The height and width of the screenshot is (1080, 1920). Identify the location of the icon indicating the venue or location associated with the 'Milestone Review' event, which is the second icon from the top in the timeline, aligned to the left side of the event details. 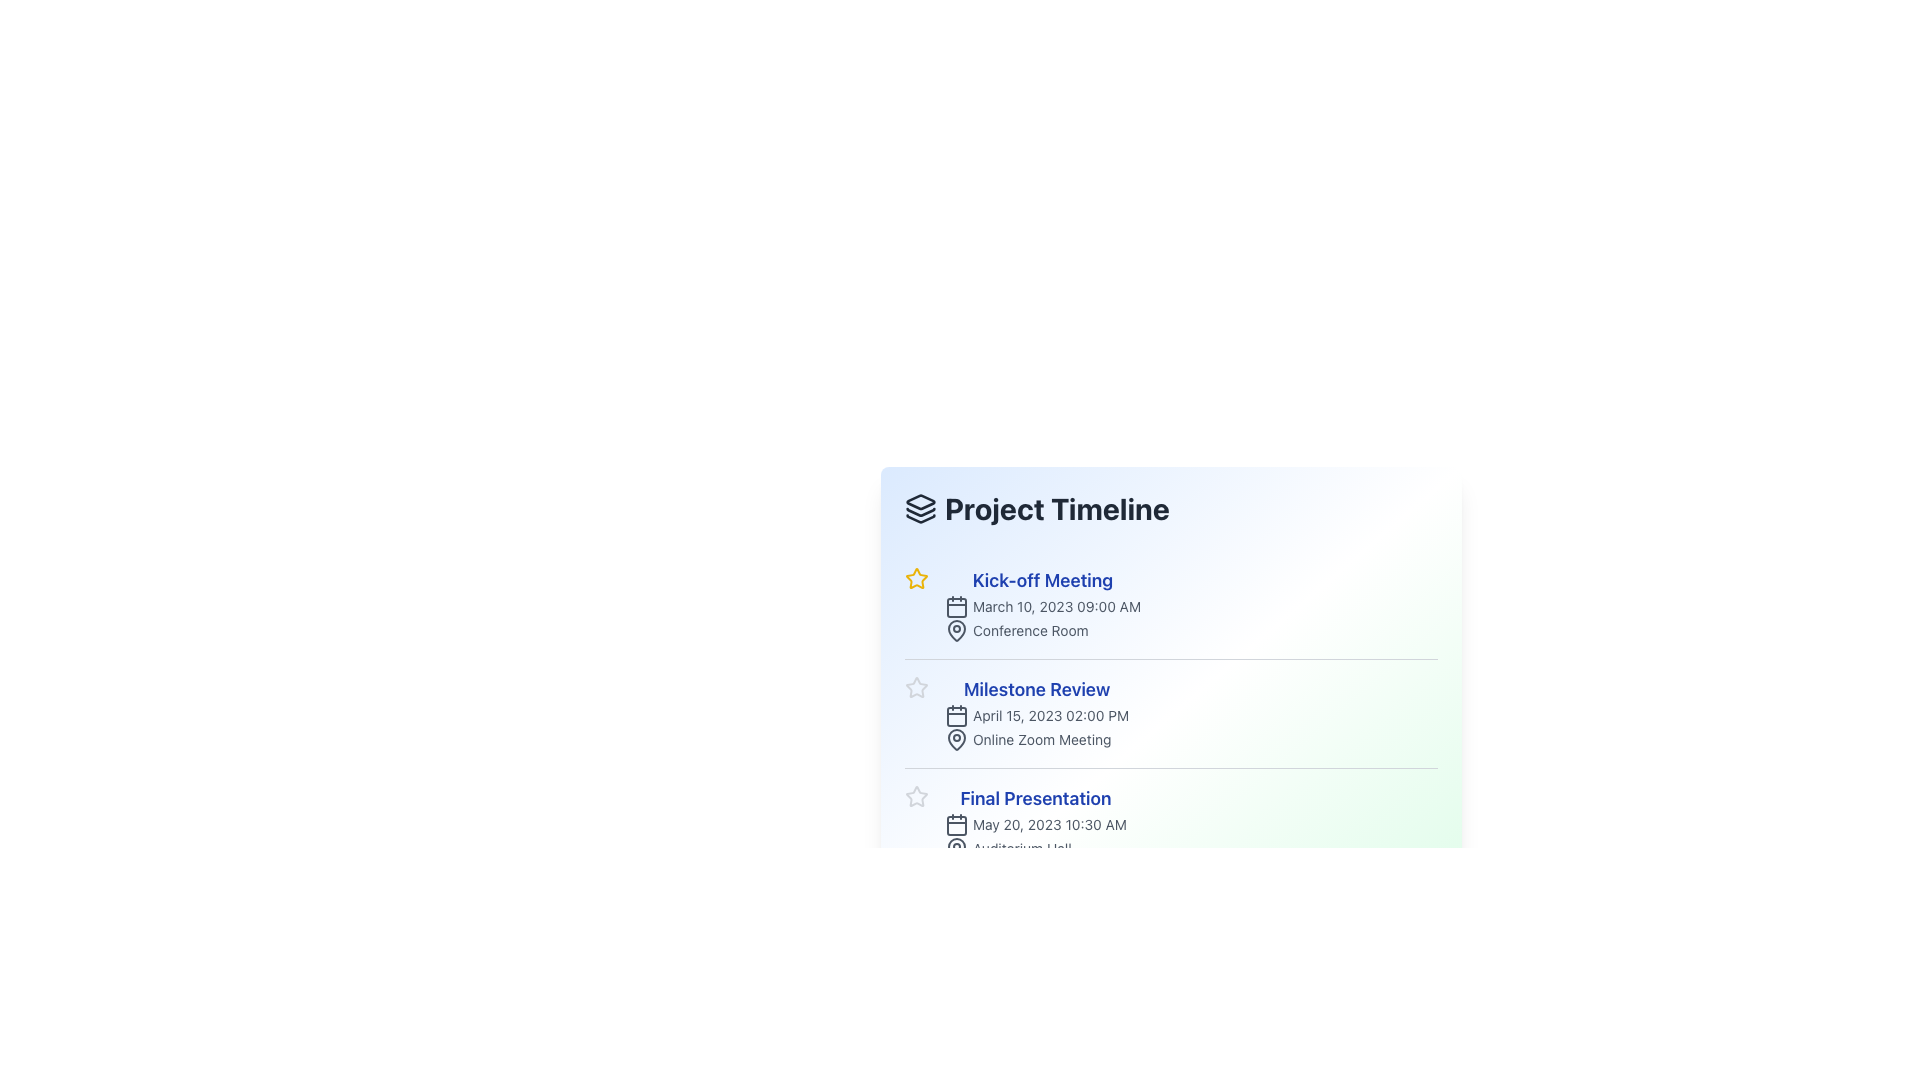
(955, 739).